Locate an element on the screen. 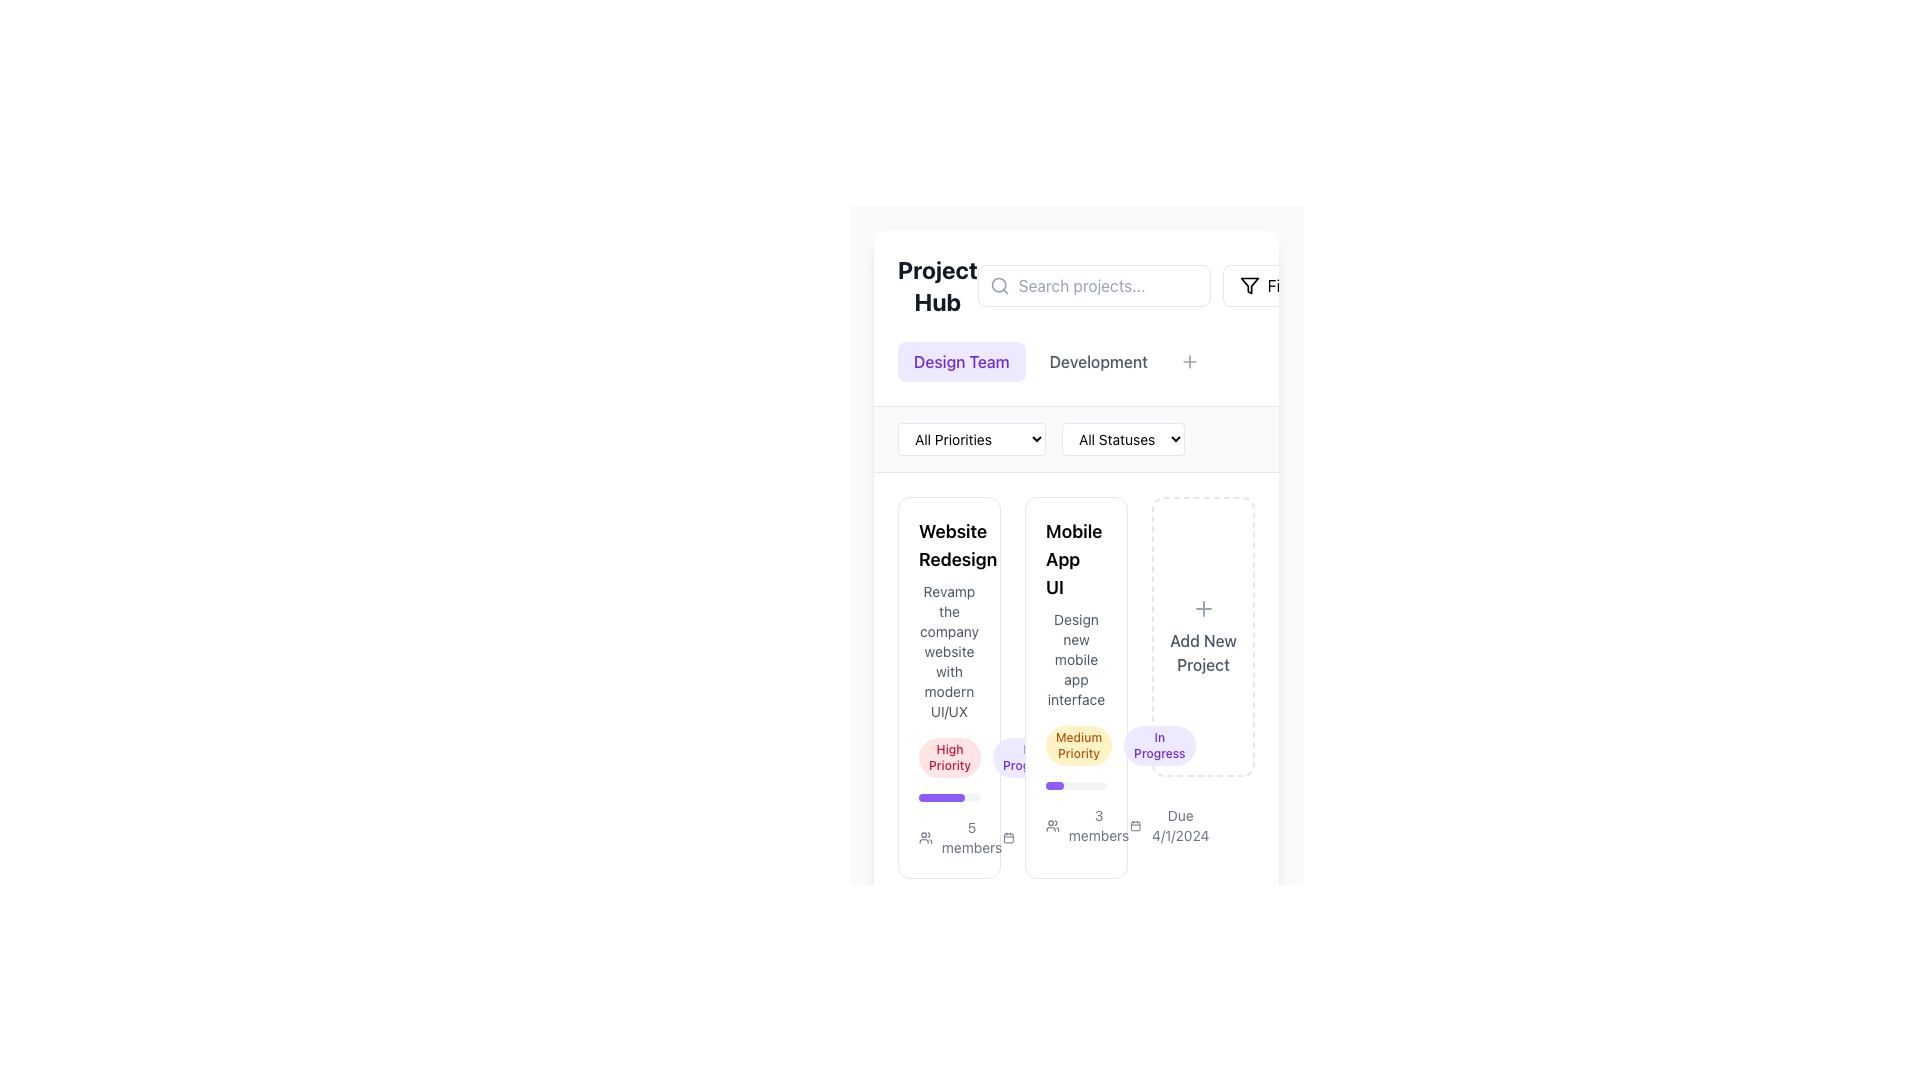 The height and width of the screenshot is (1080, 1920). the static text label or heading element located in the top-left corner of the interface, which represents the name of the section or application is located at coordinates (936, 285).